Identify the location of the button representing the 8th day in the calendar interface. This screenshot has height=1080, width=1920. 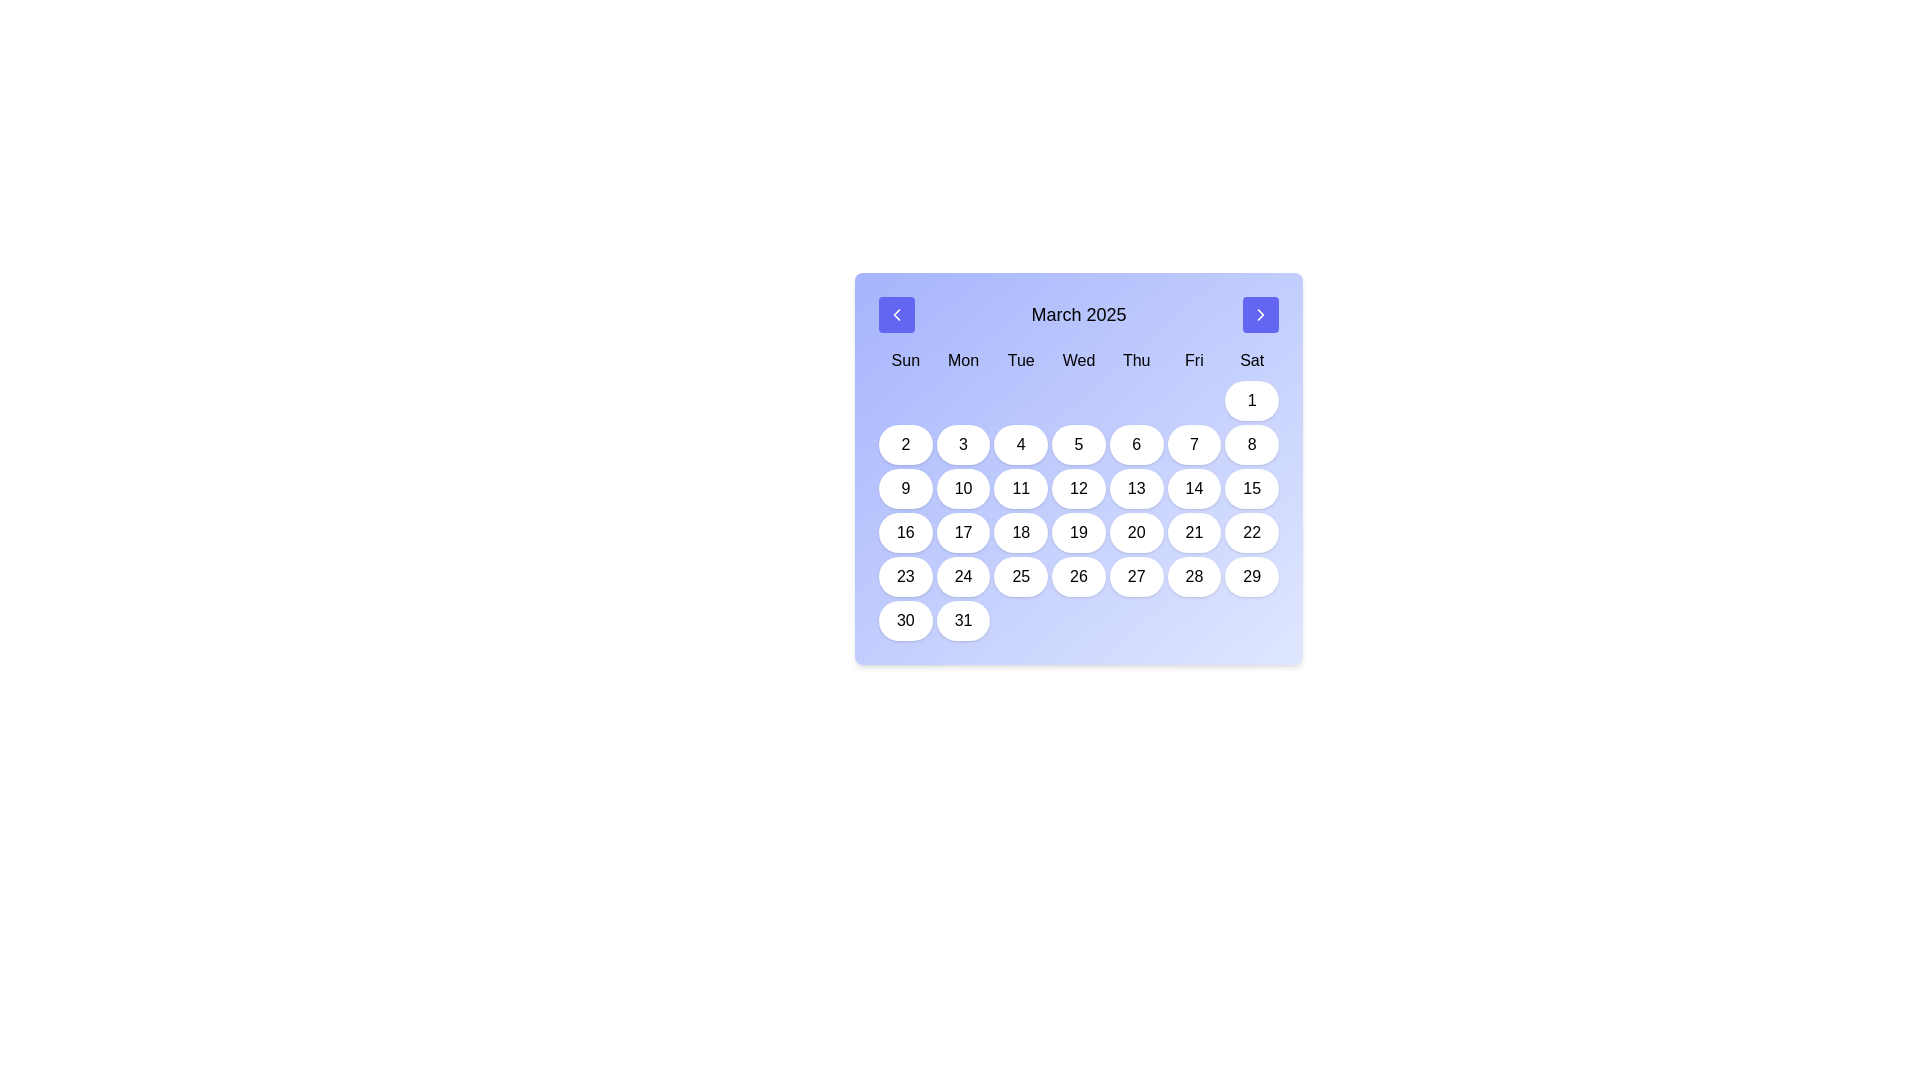
(1251, 443).